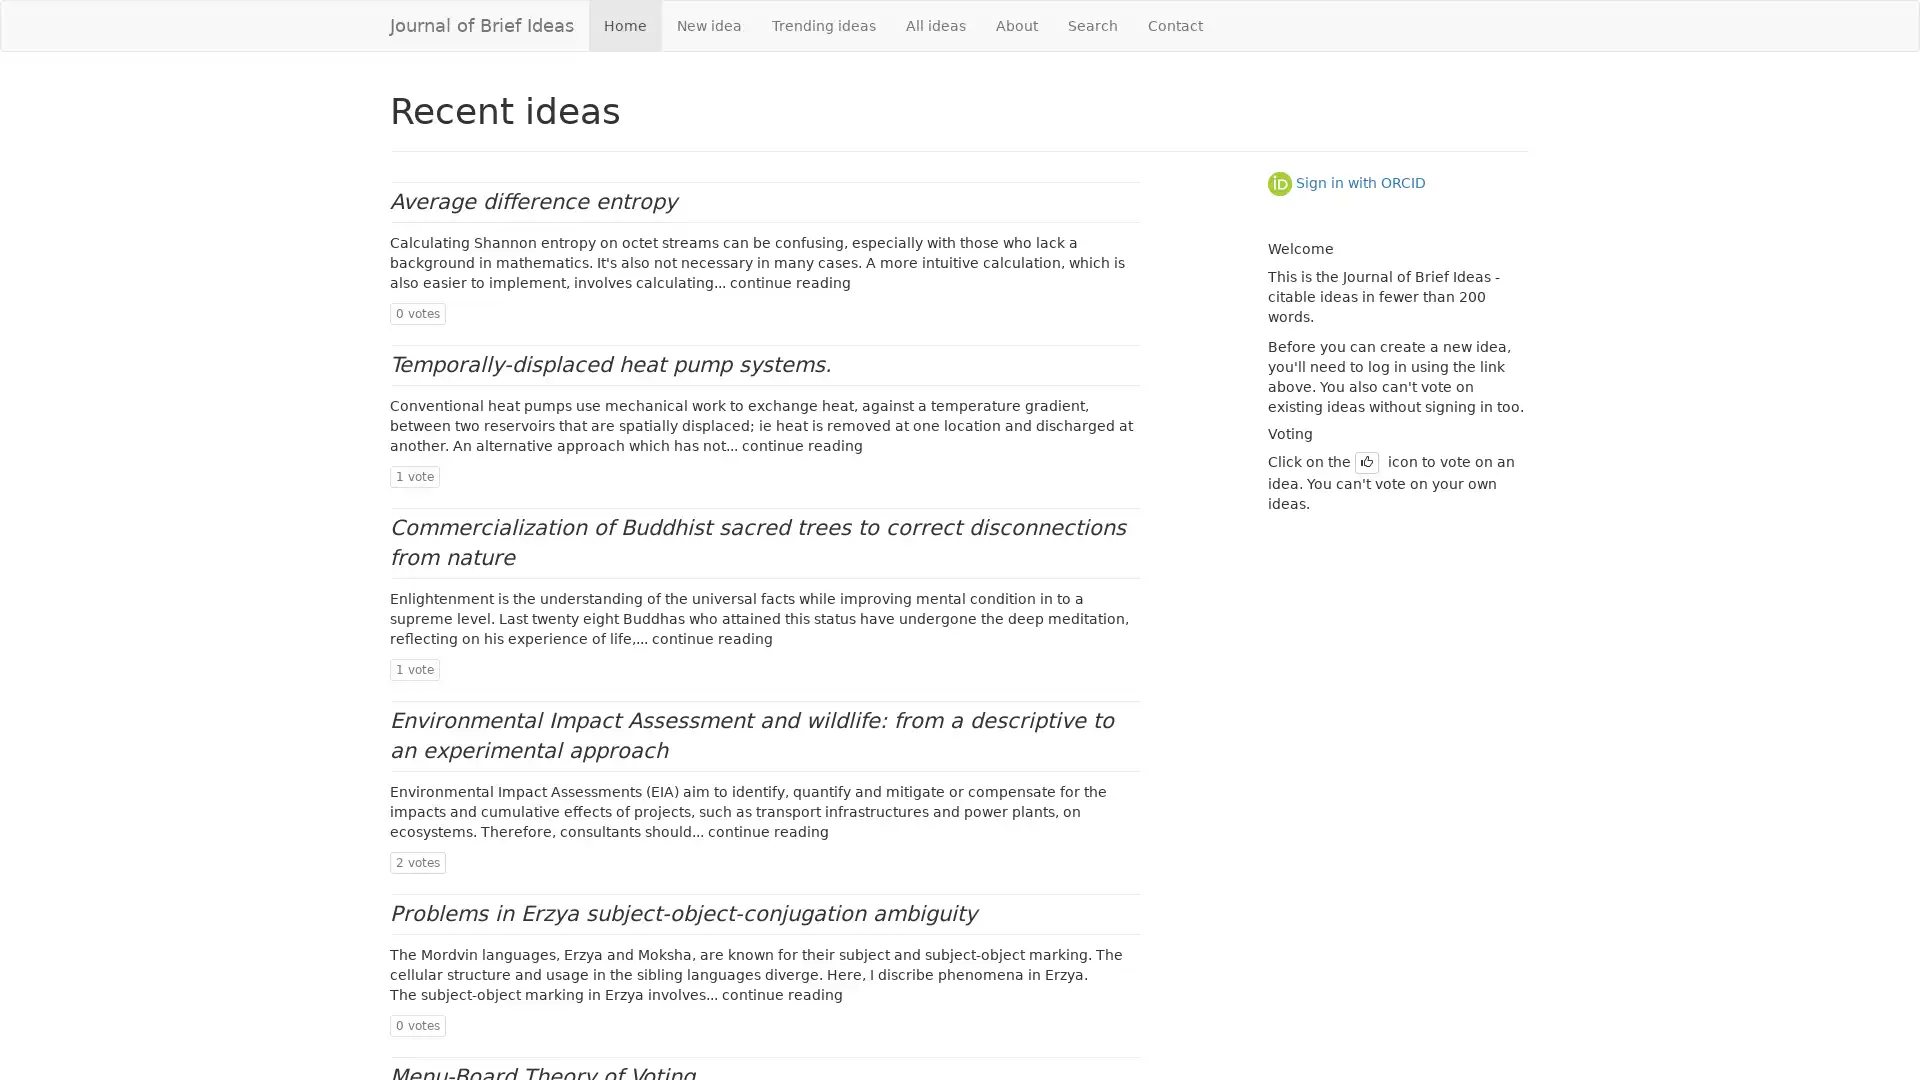 Image resolution: width=1920 pixels, height=1080 pixels. Describe the element at coordinates (413, 670) in the screenshot. I see `1 vote` at that location.